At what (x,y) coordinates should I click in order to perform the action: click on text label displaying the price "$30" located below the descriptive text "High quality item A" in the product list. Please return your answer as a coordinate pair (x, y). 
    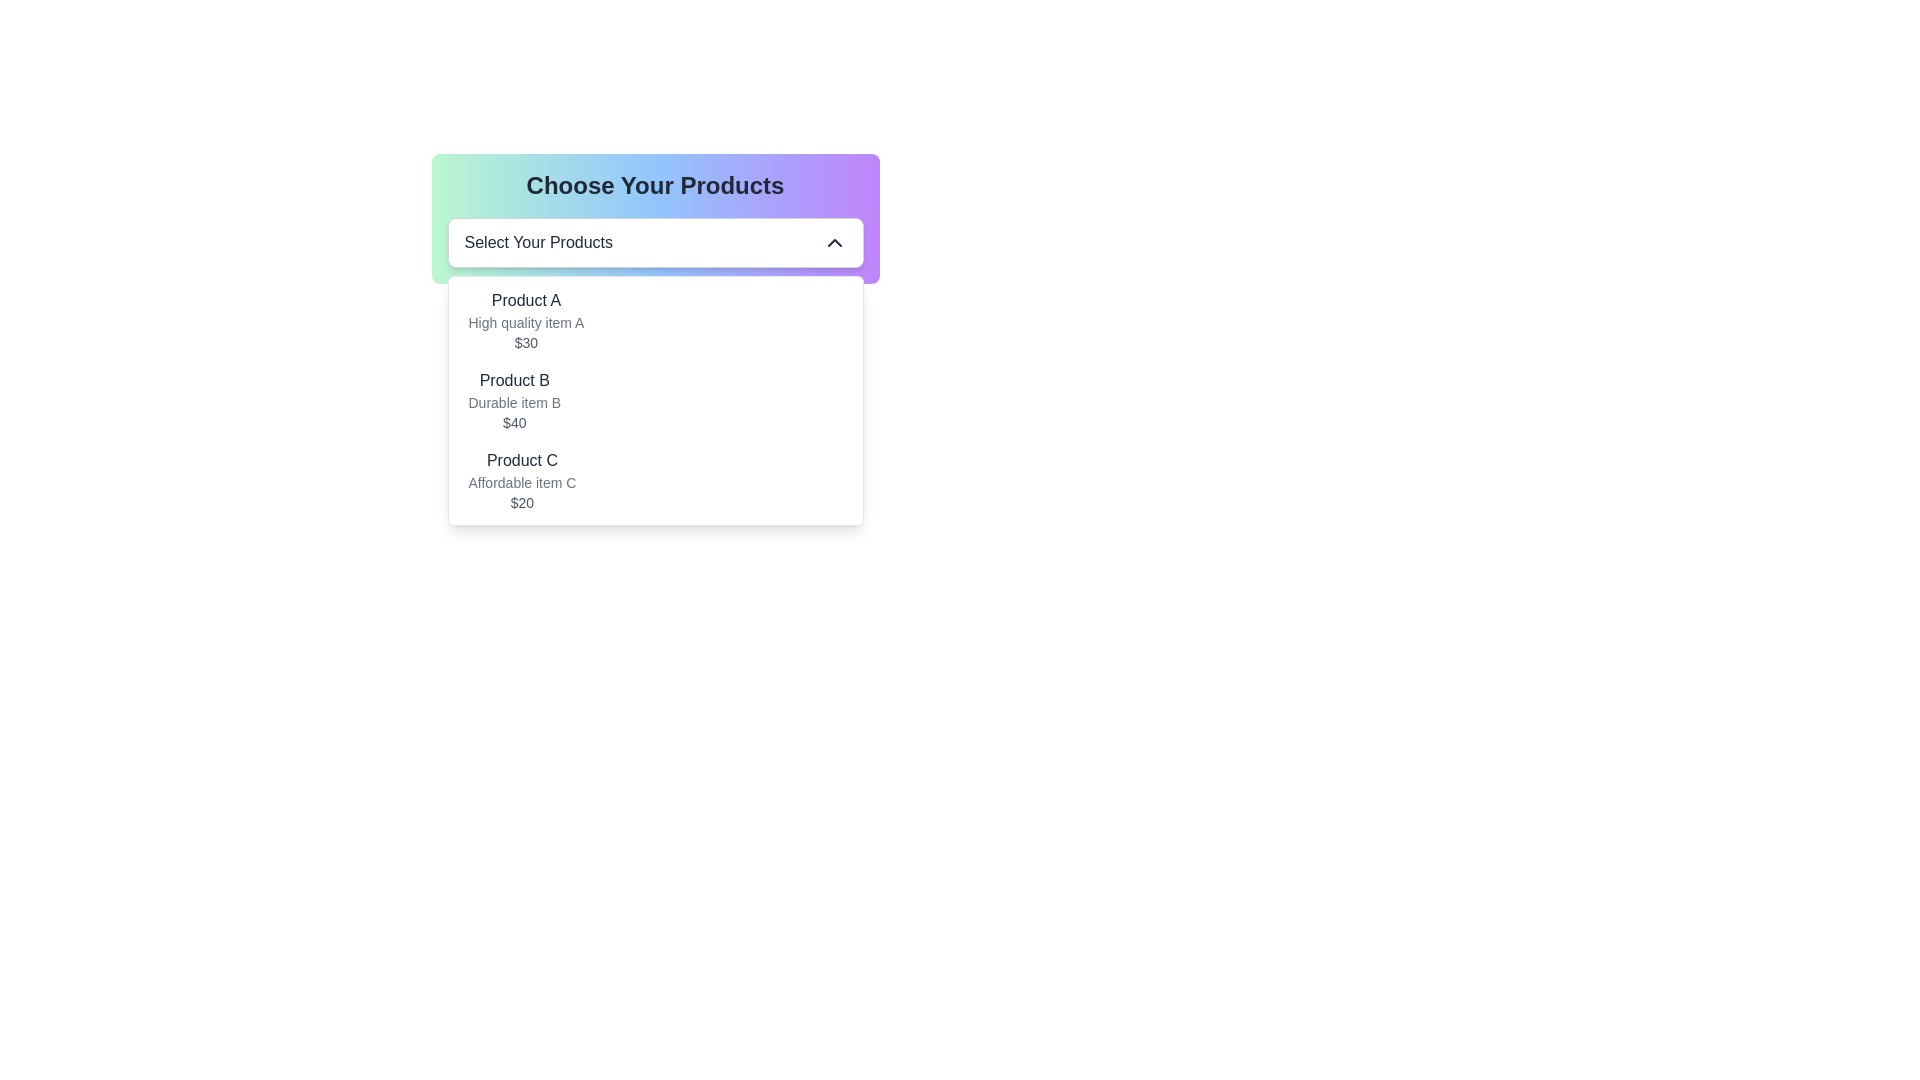
    Looking at the image, I should click on (526, 342).